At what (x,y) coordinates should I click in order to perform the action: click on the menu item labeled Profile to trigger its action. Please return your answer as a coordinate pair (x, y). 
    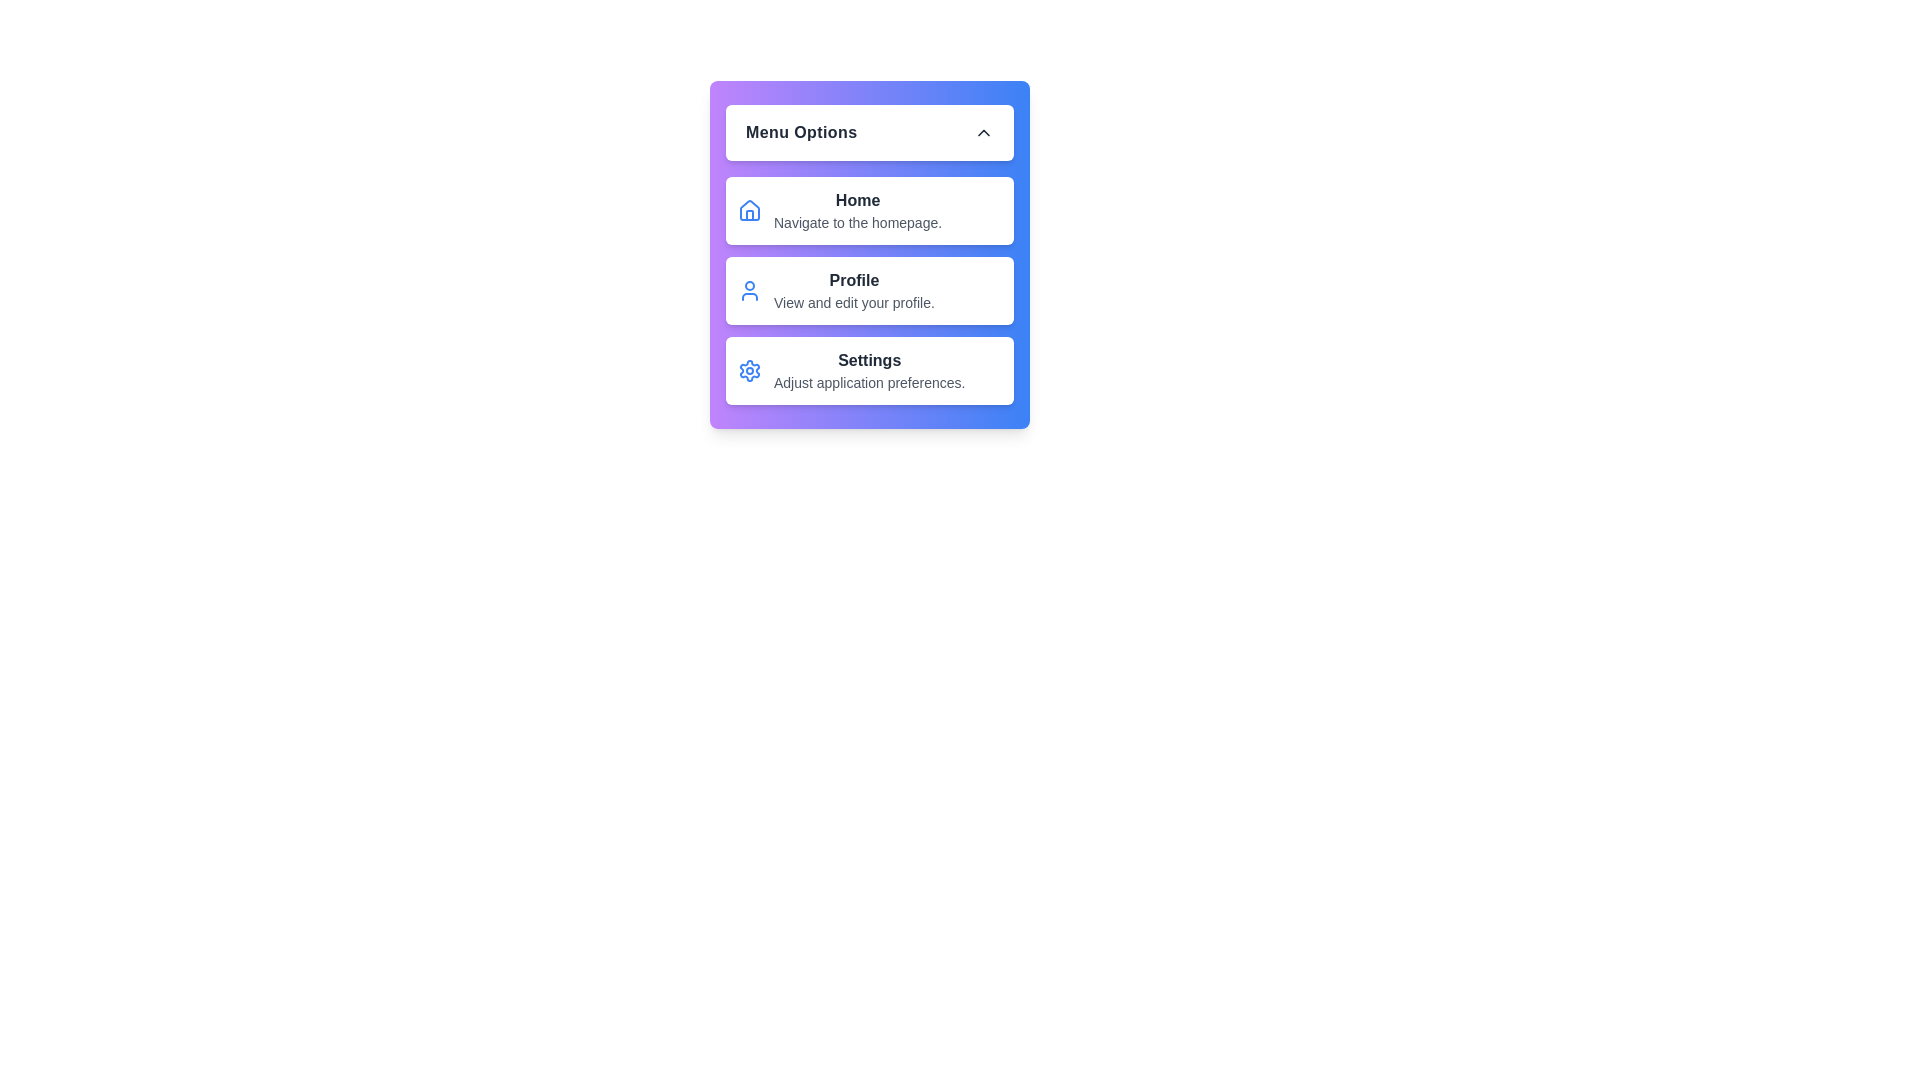
    Looking at the image, I should click on (869, 290).